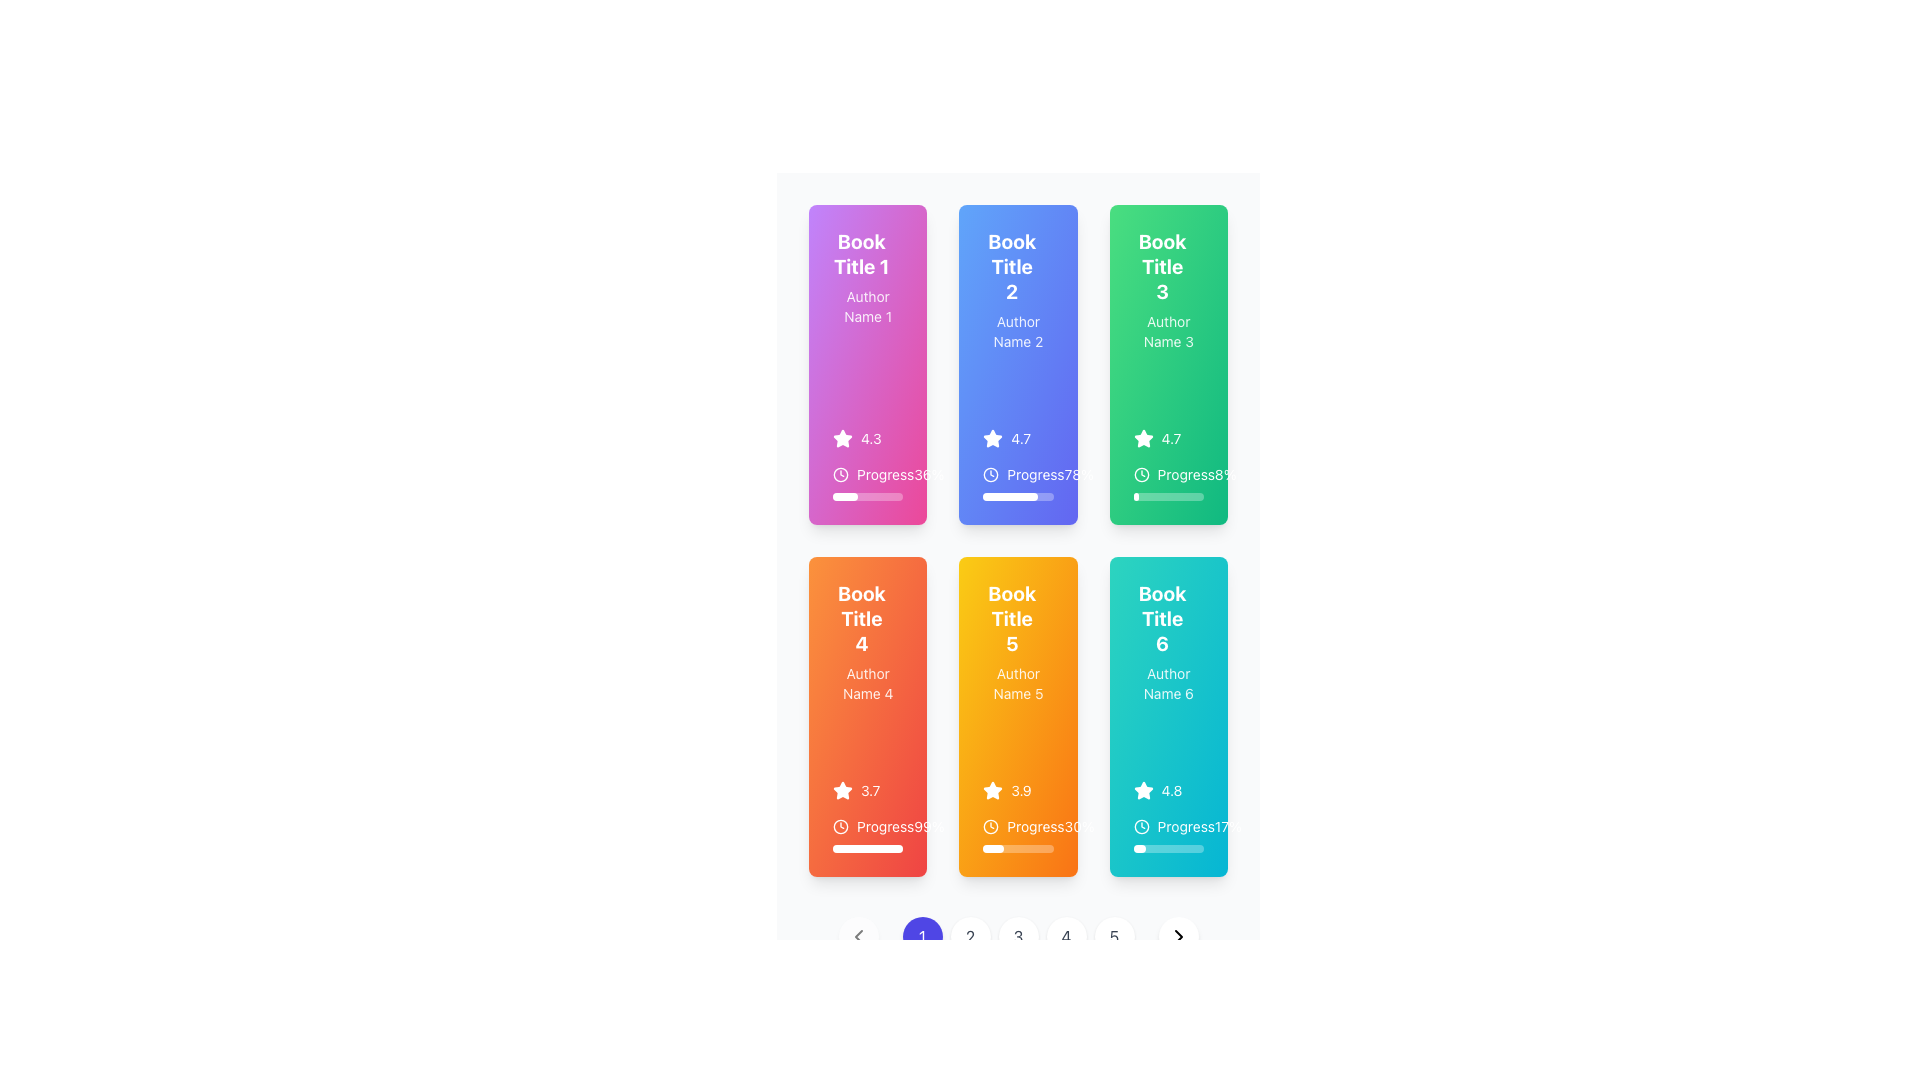  Describe the element at coordinates (1018, 438) in the screenshot. I see `the rating display, which shows a numeric value ('4.7') and is located in the second column of a grid layout within the blue card labeled 'Book Title 2'` at that location.